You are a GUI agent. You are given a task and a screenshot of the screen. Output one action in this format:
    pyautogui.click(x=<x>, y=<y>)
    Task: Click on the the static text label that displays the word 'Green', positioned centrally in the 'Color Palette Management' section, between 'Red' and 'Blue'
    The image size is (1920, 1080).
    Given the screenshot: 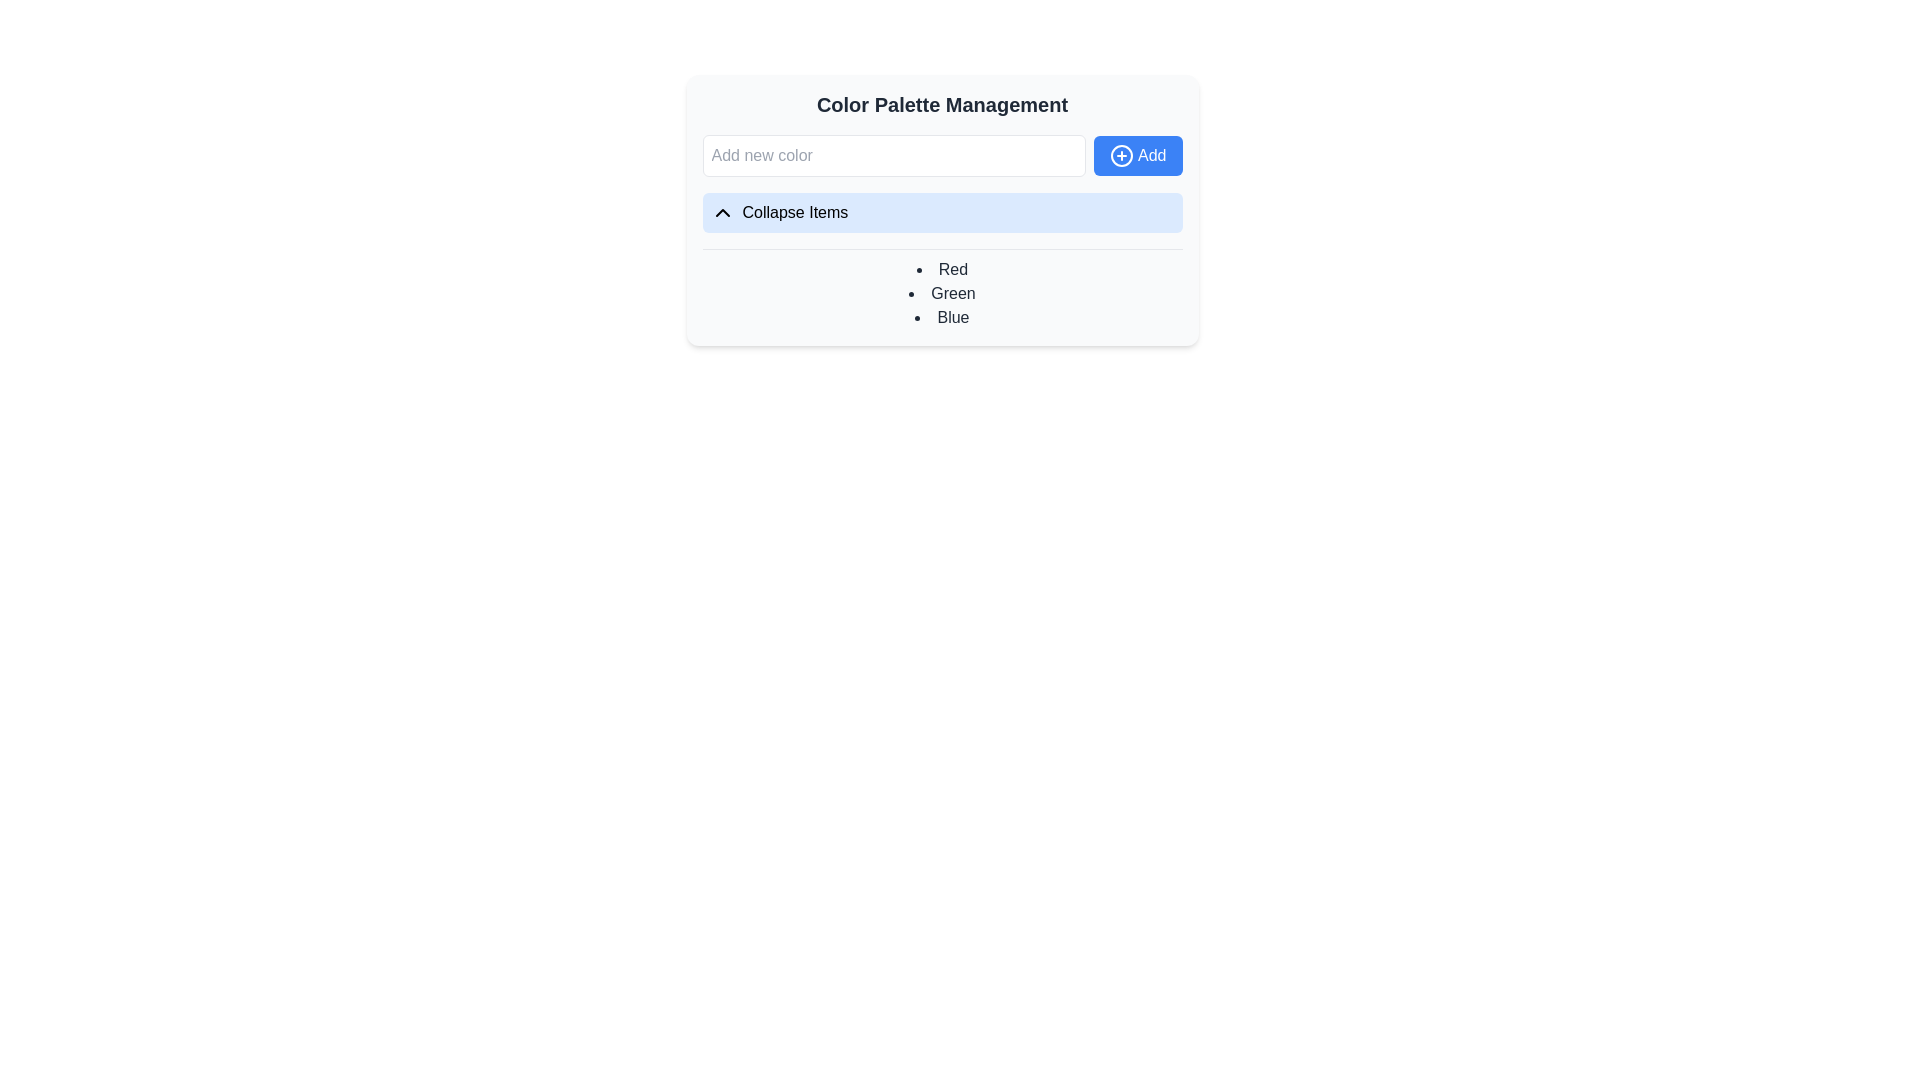 What is the action you would take?
    pyautogui.click(x=941, y=293)
    